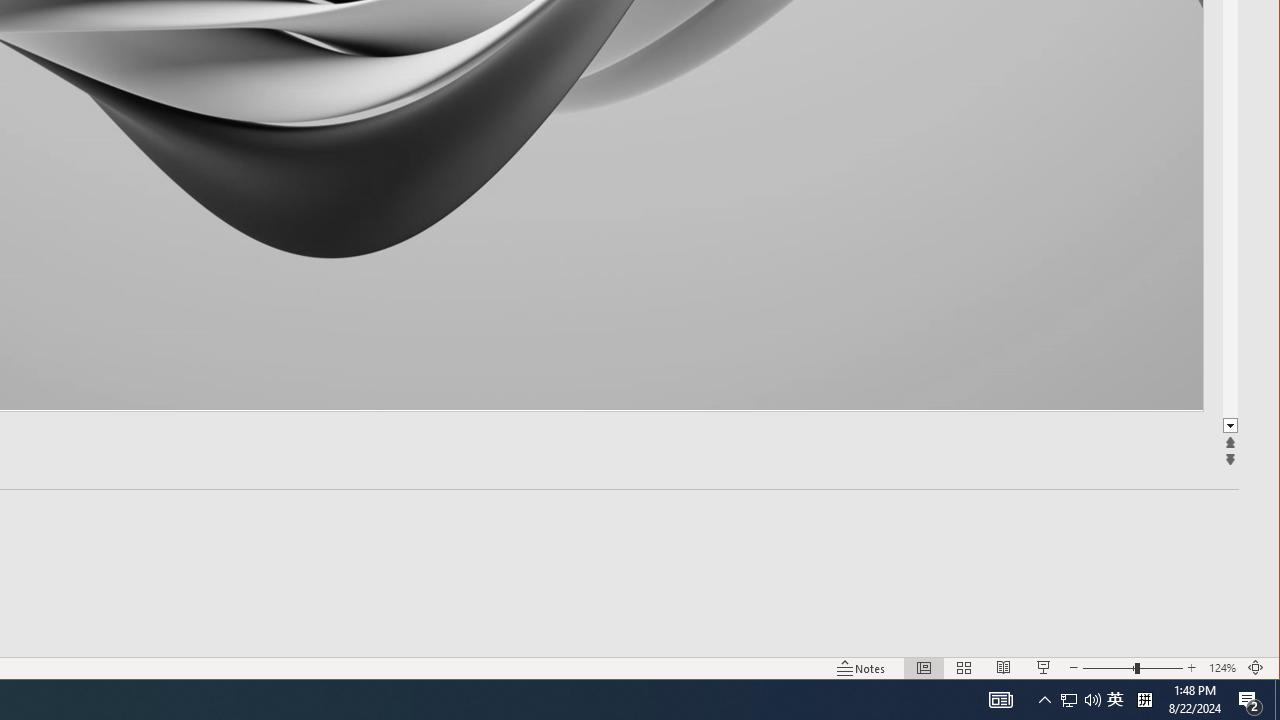  Describe the element at coordinates (1004, 668) in the screenshot. I see `'Reading View'` at that location.